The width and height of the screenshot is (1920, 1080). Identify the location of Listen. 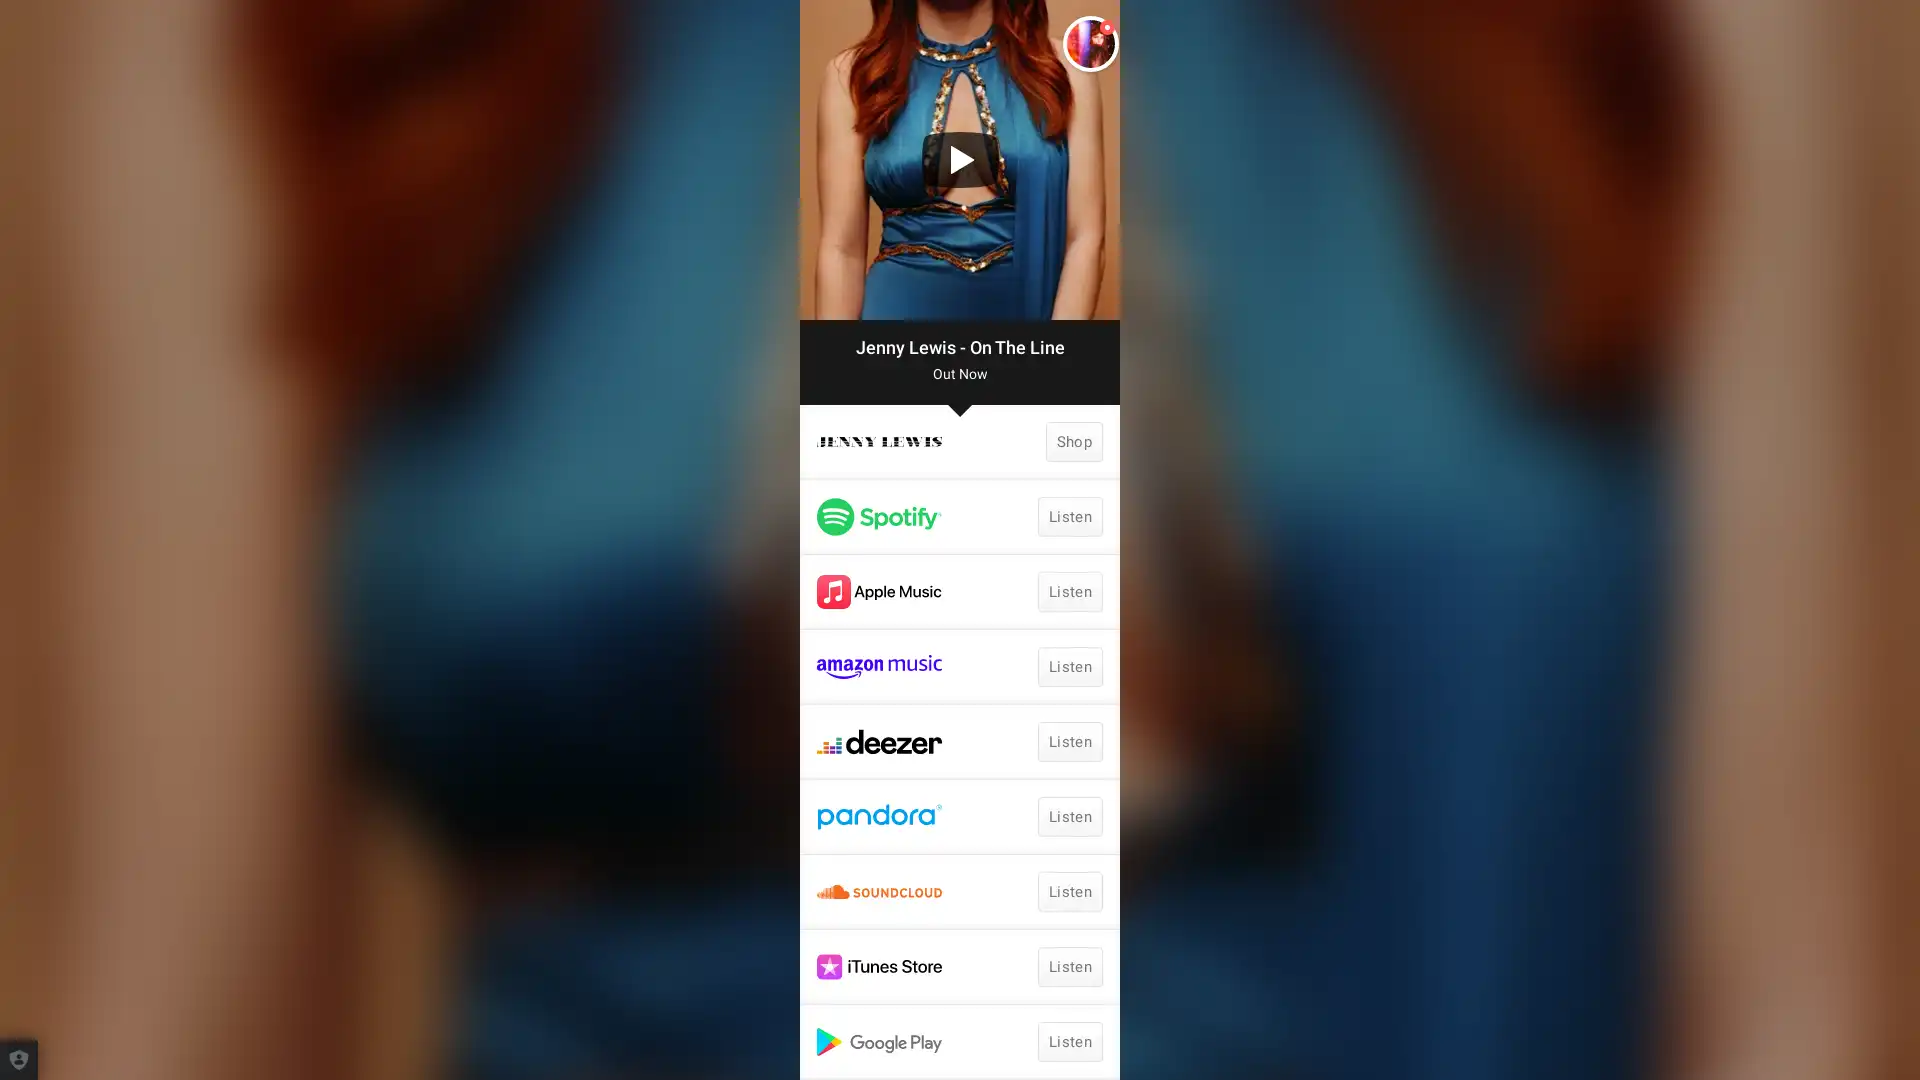
(1069, 817).